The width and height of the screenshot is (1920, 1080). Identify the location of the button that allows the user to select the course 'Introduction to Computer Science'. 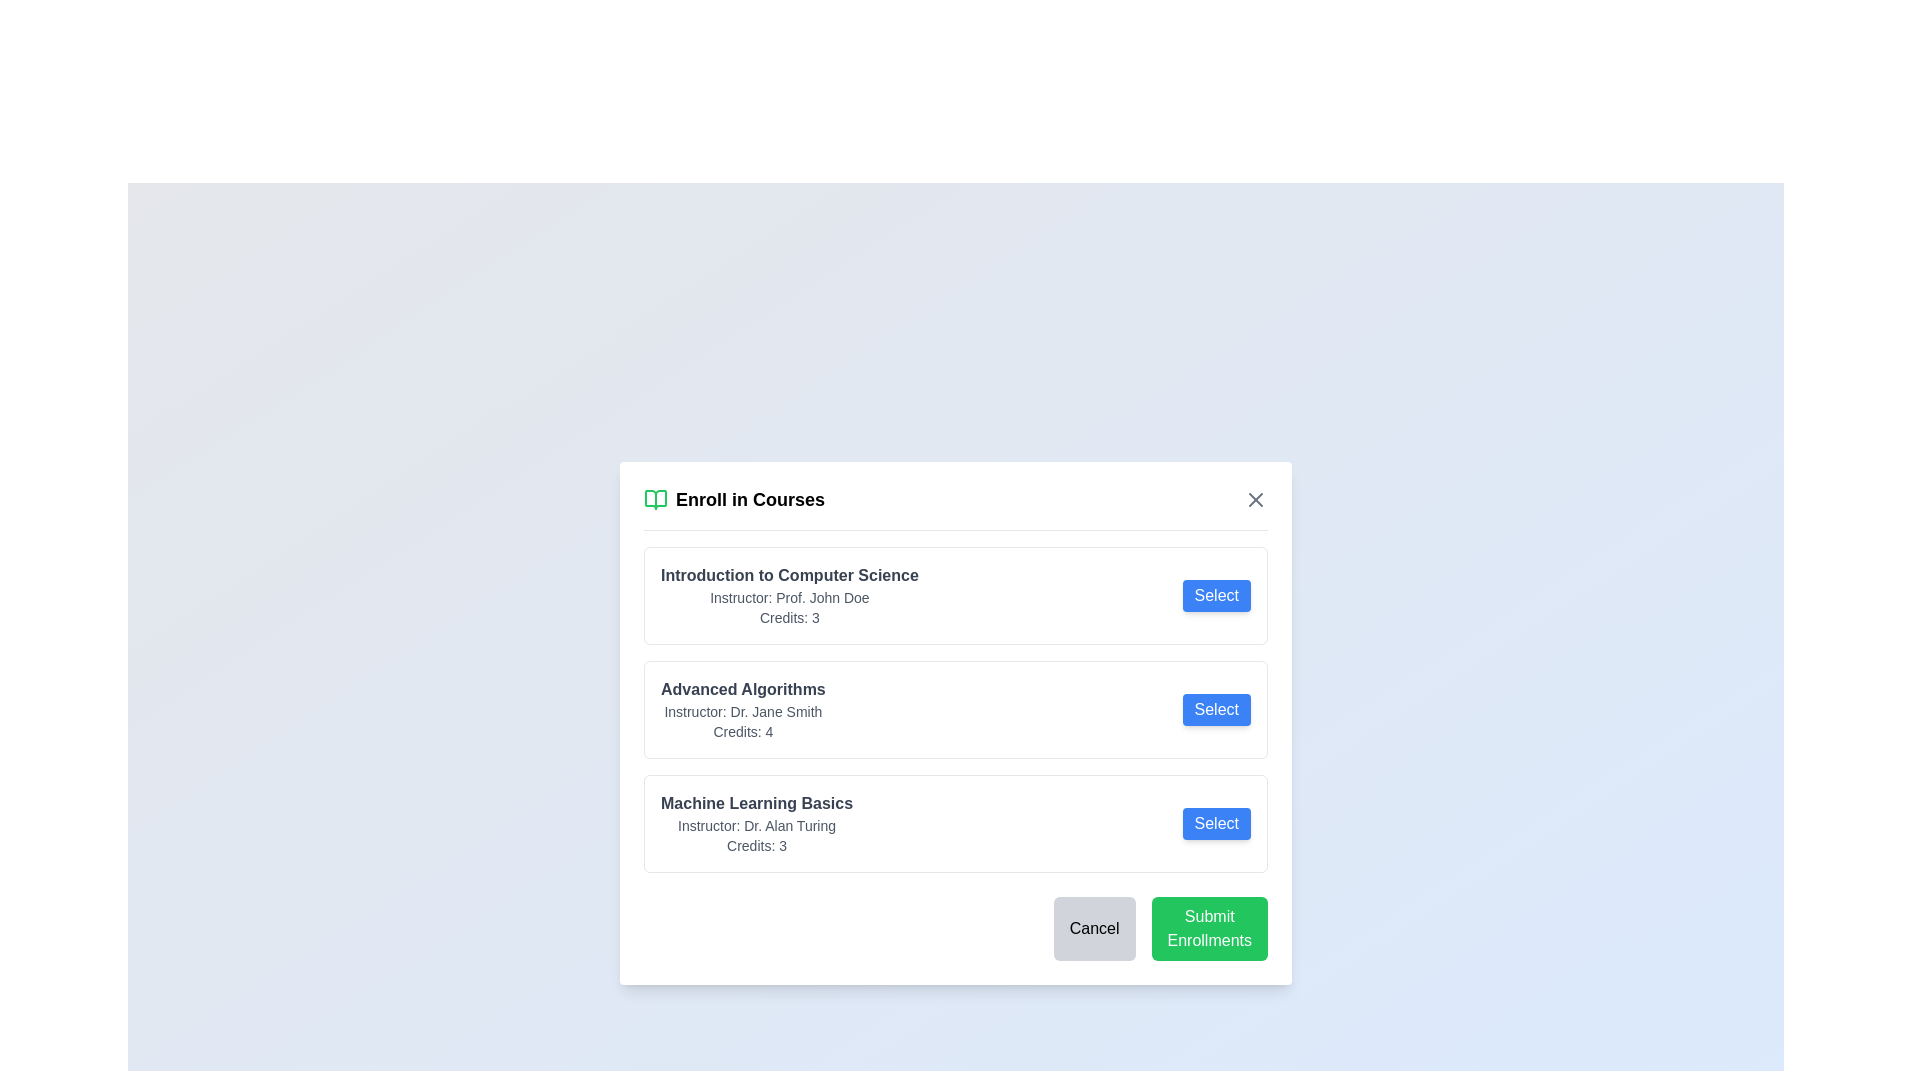
(1215, 594).